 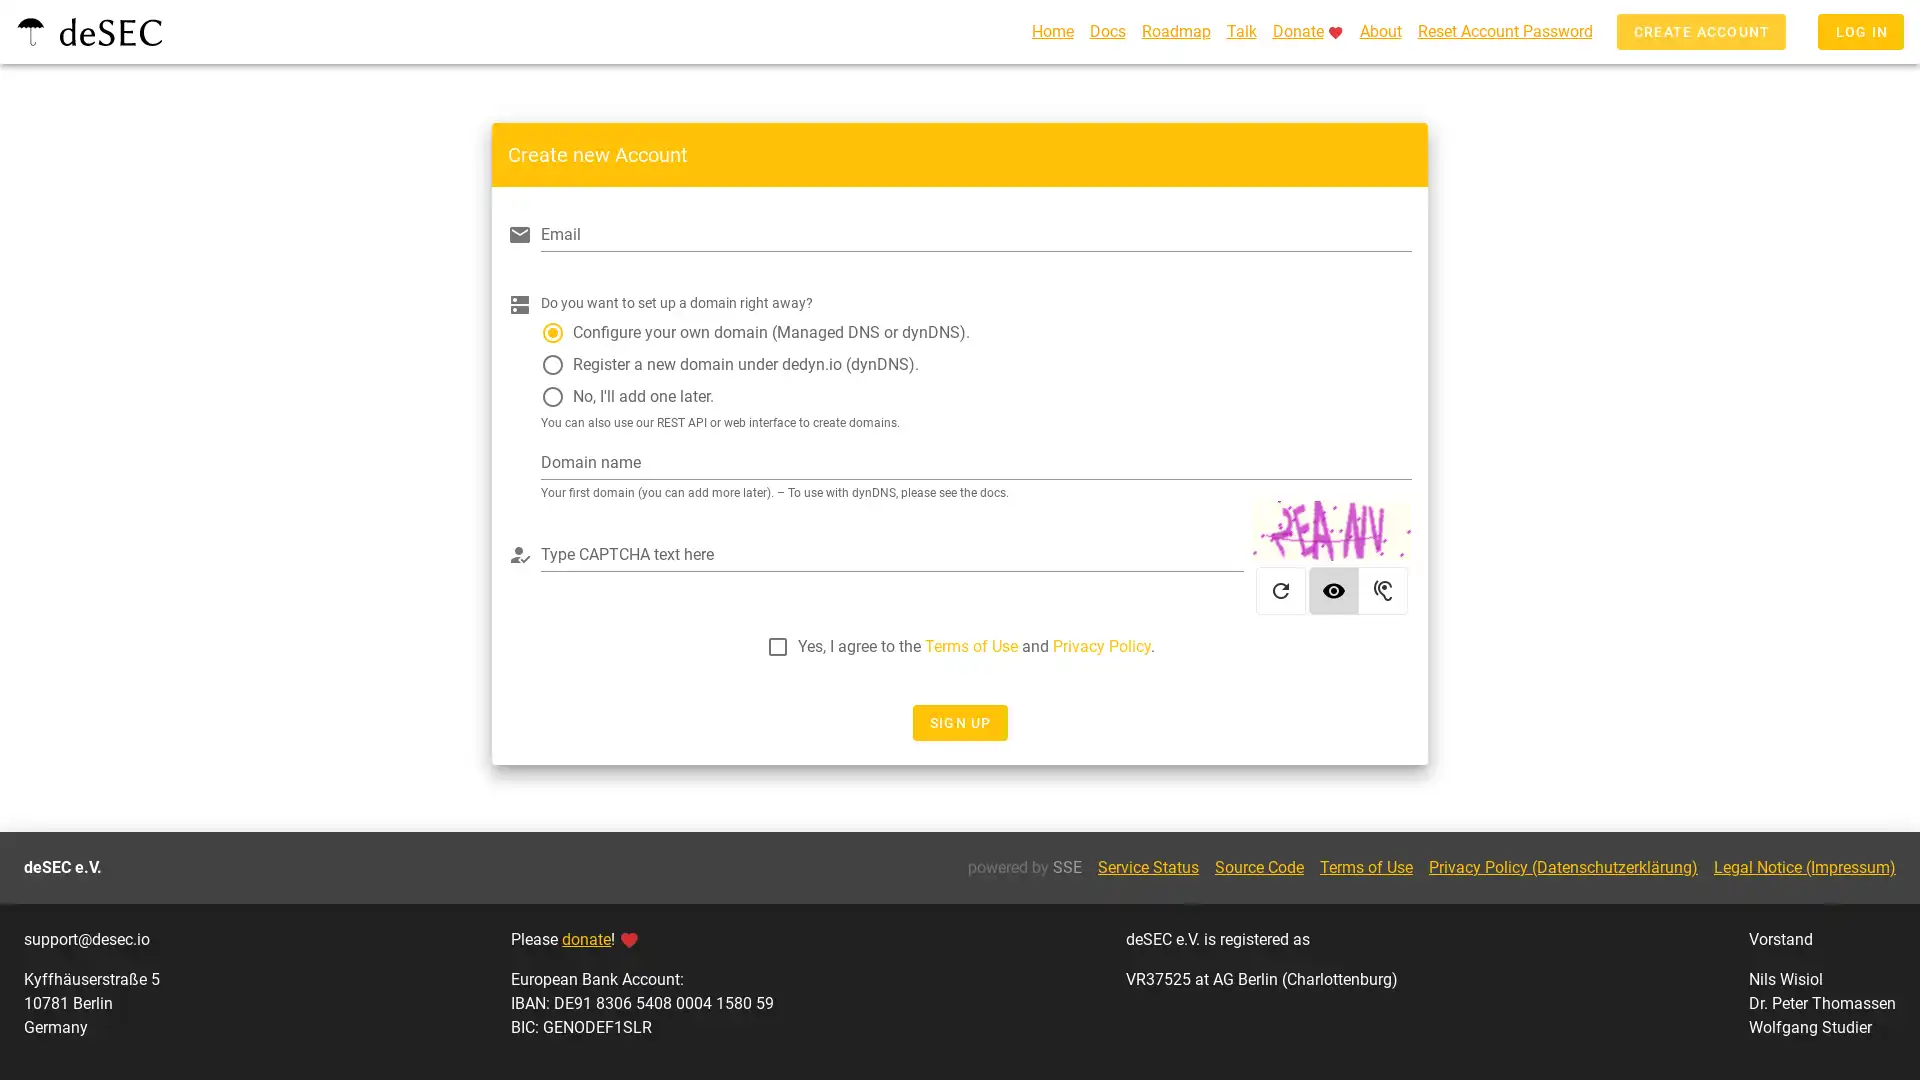 I want to click on Switch to Audio CAPTCHA, so click(x=1382, y=593).